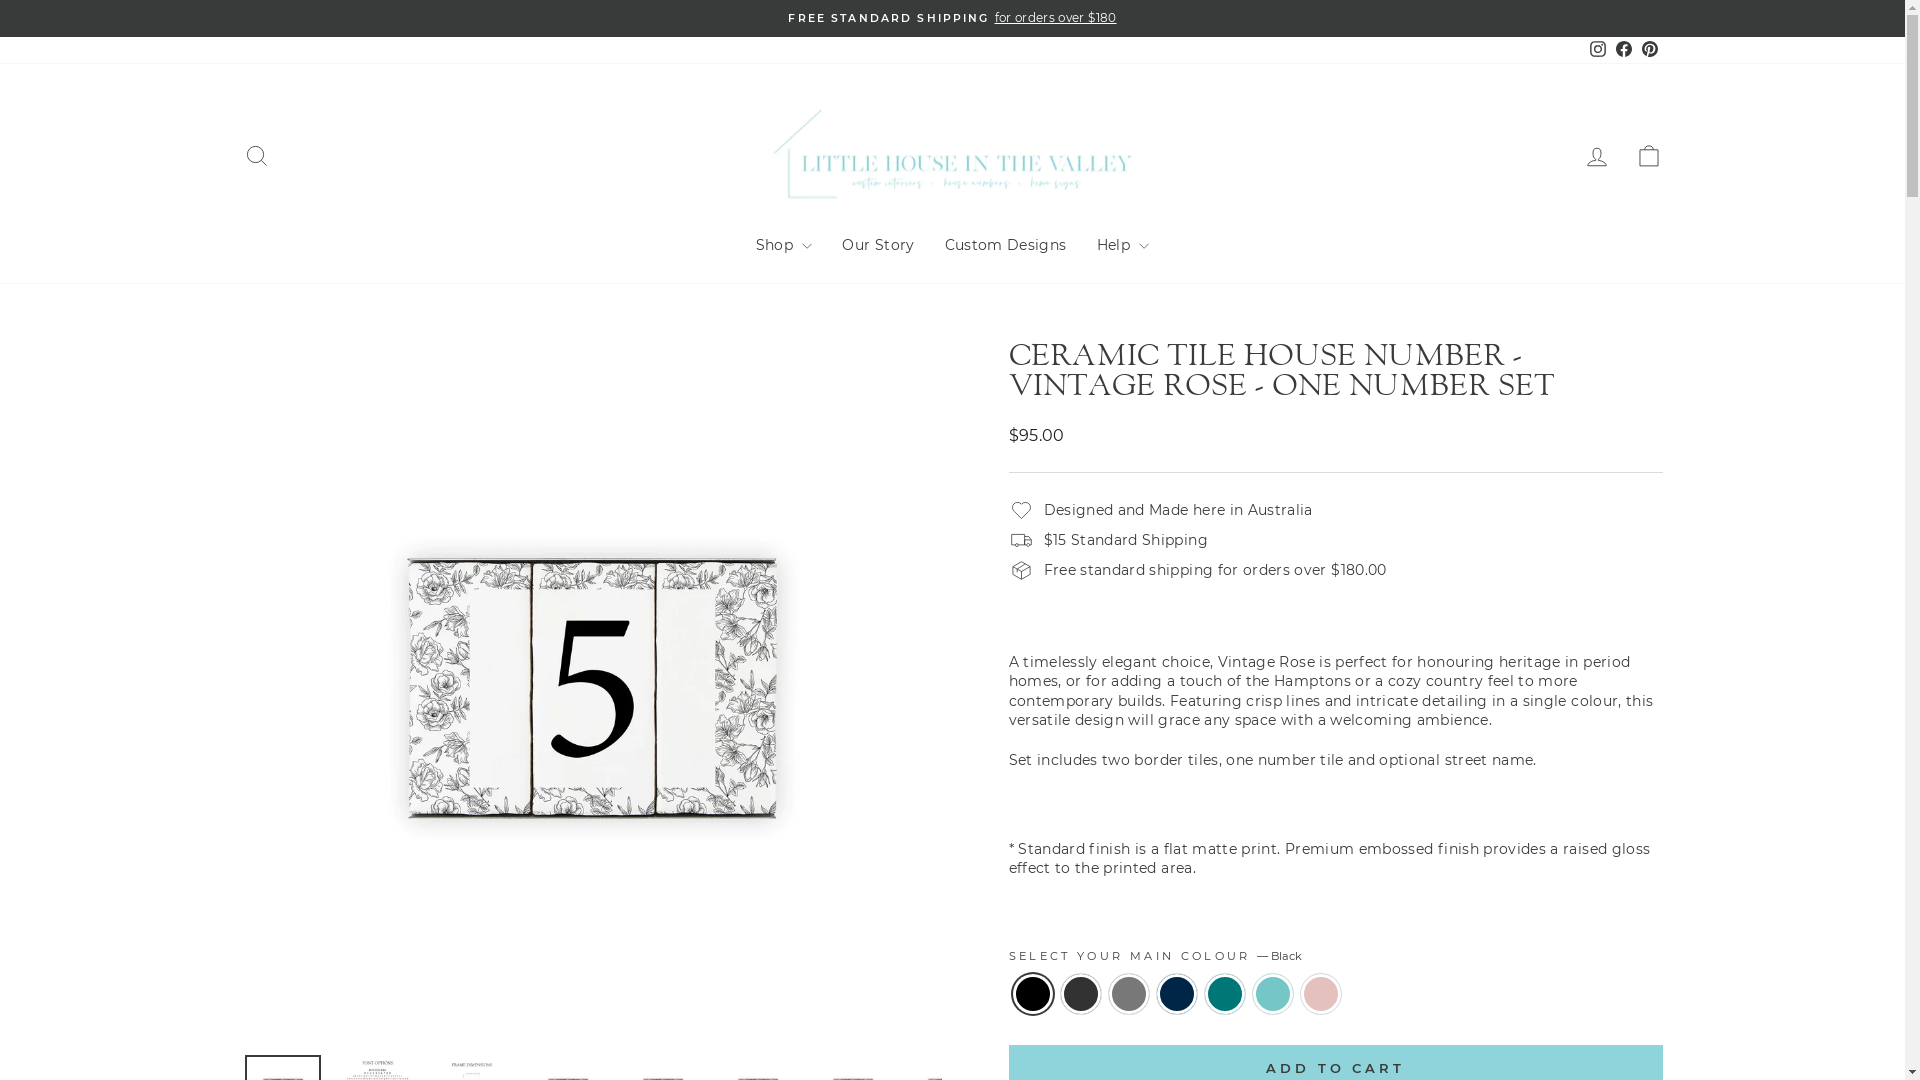 This screenshot has height=1080, width=1920. I want to click on 'instagram, so click(1583, 49).